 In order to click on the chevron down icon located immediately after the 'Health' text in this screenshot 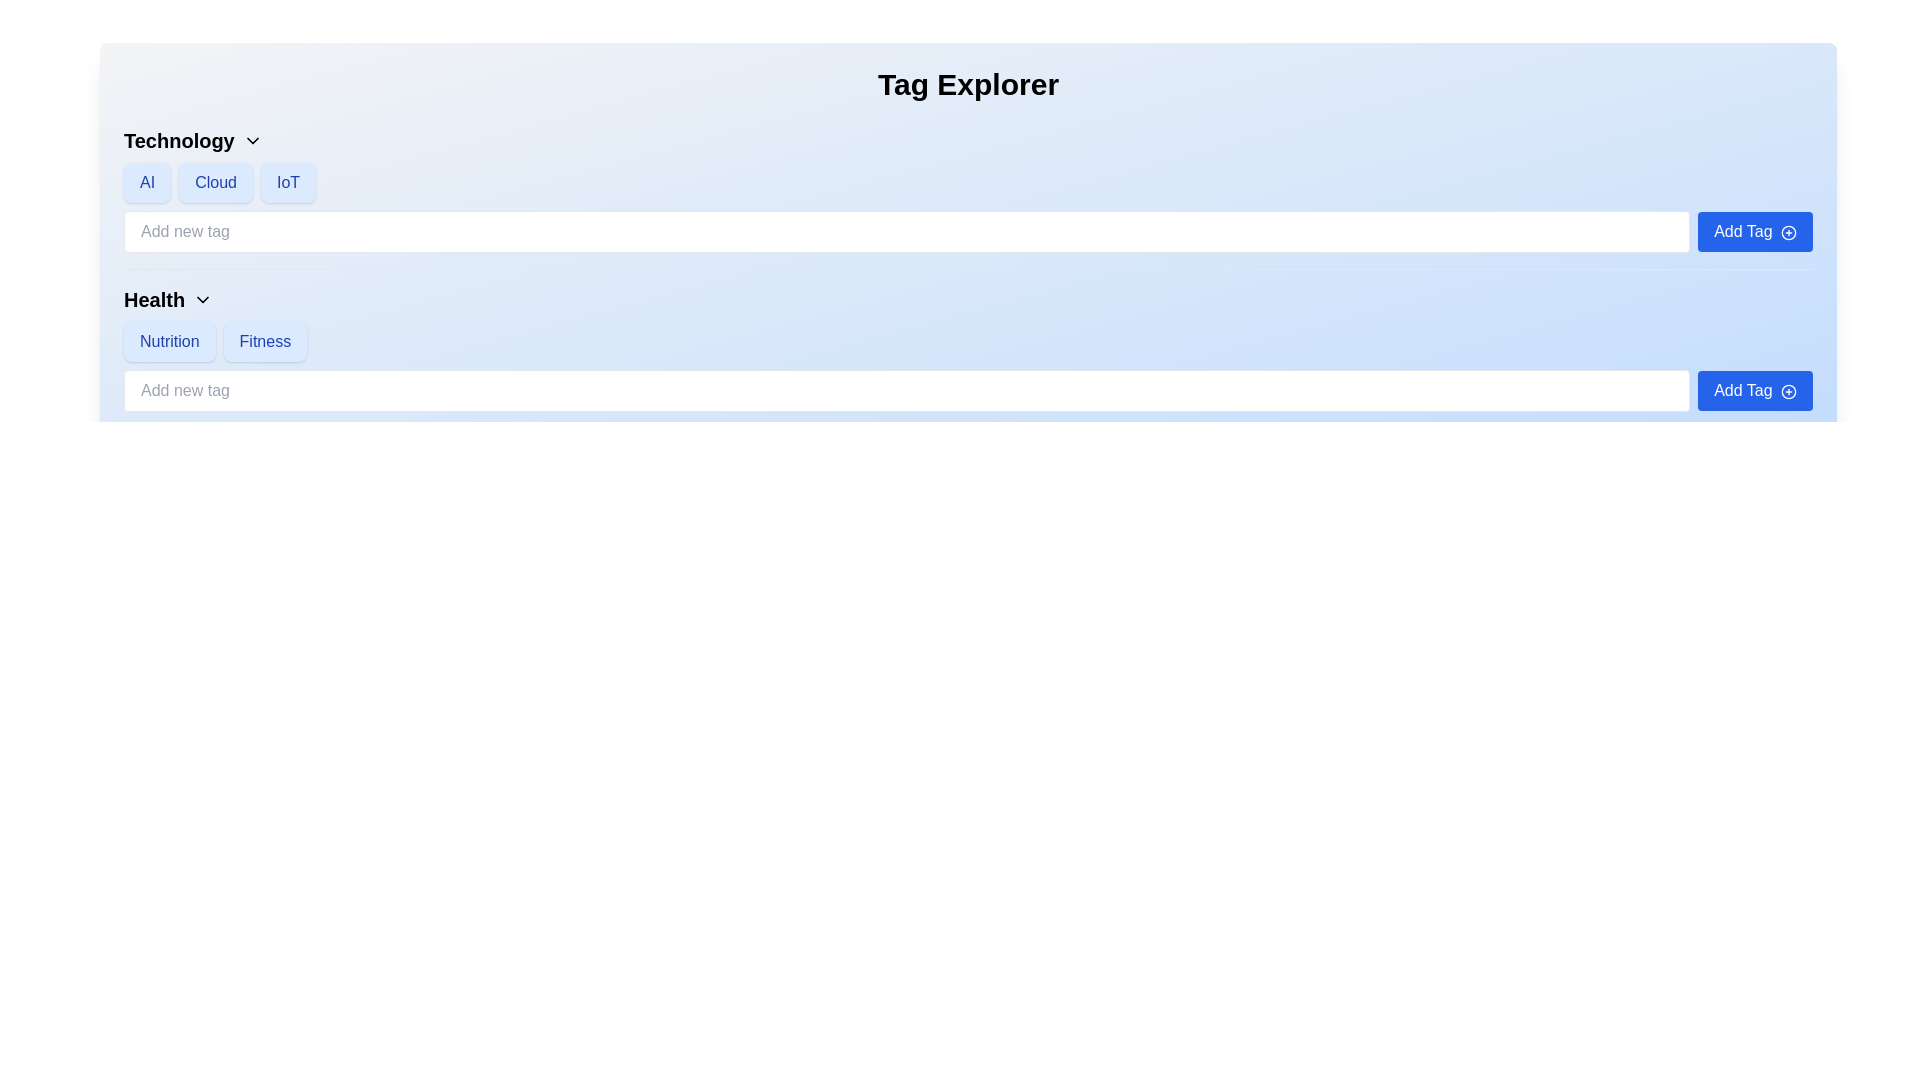, I will do `click(203, 300)`.